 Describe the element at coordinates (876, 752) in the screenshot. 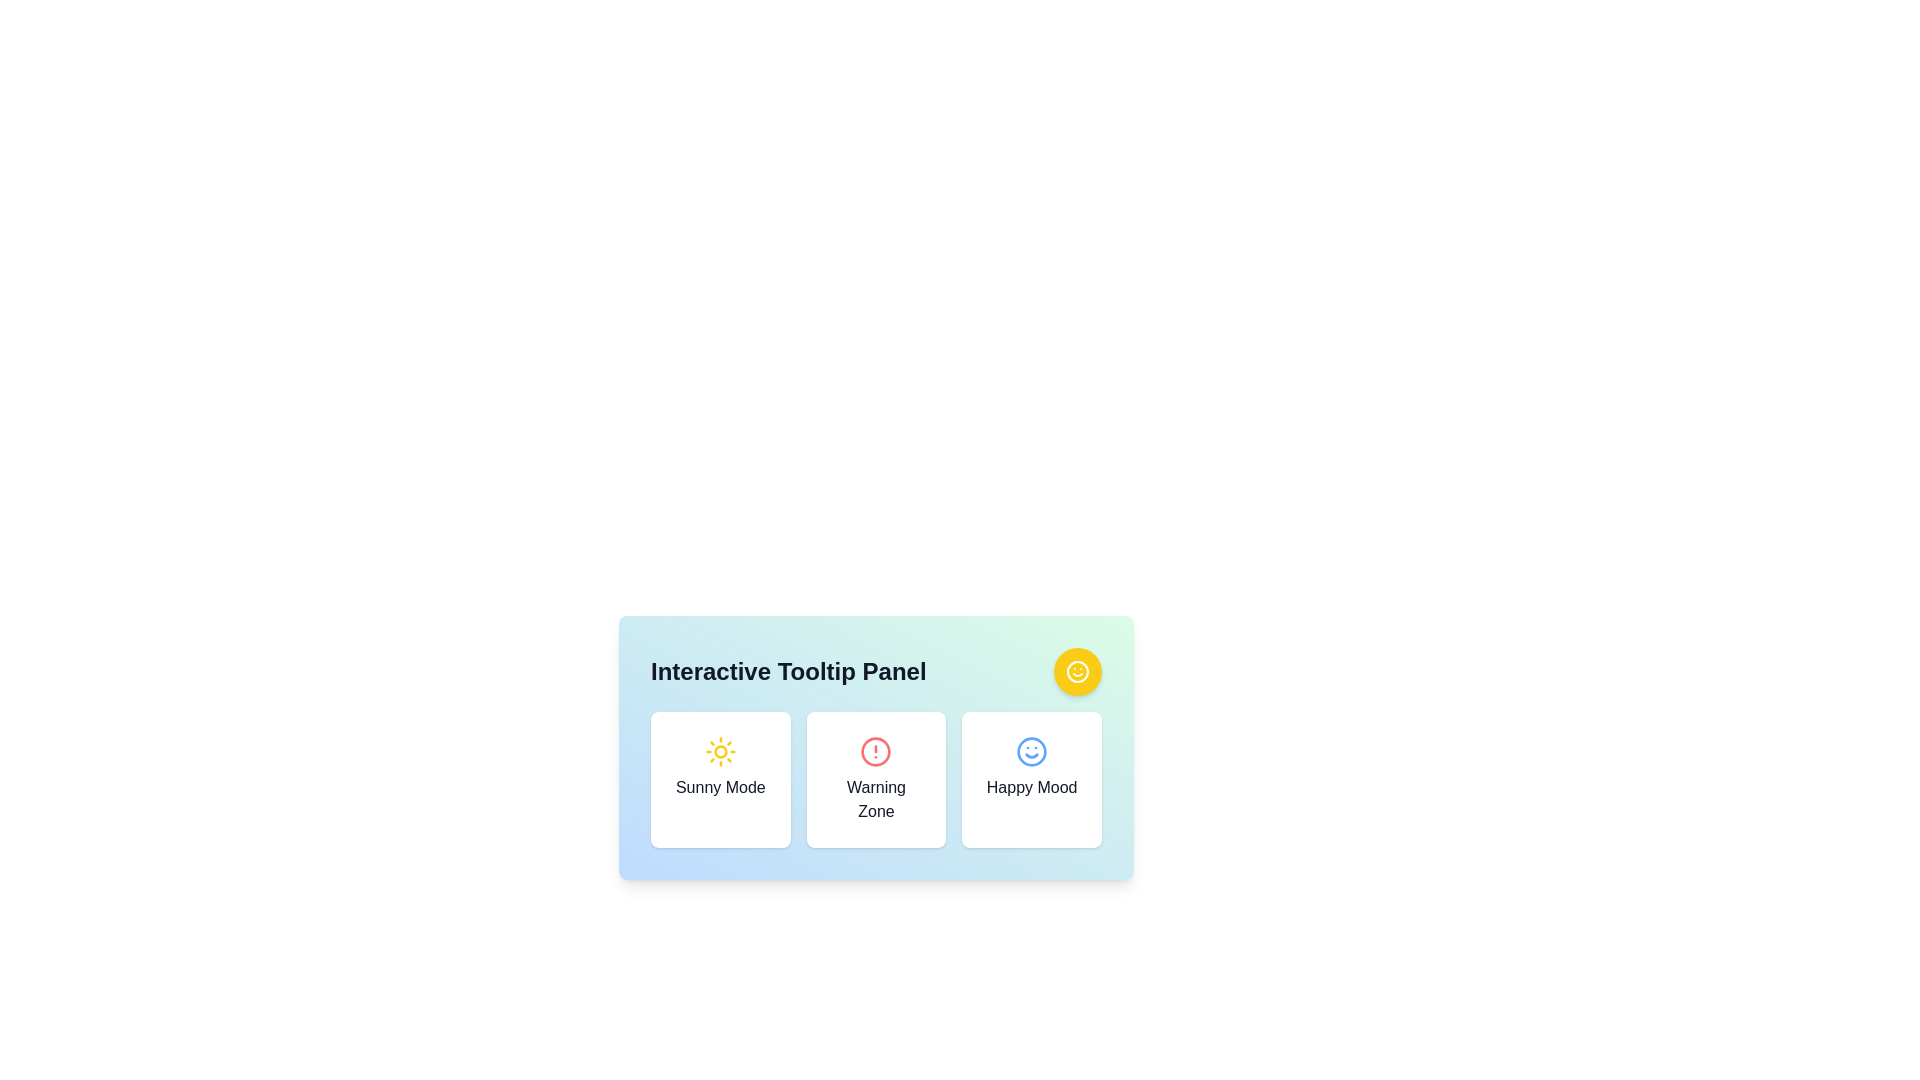

I see `the Circular alert icon located in the center of the 'Warning Zone' card, which visually indicates a warning or alert` at that location.